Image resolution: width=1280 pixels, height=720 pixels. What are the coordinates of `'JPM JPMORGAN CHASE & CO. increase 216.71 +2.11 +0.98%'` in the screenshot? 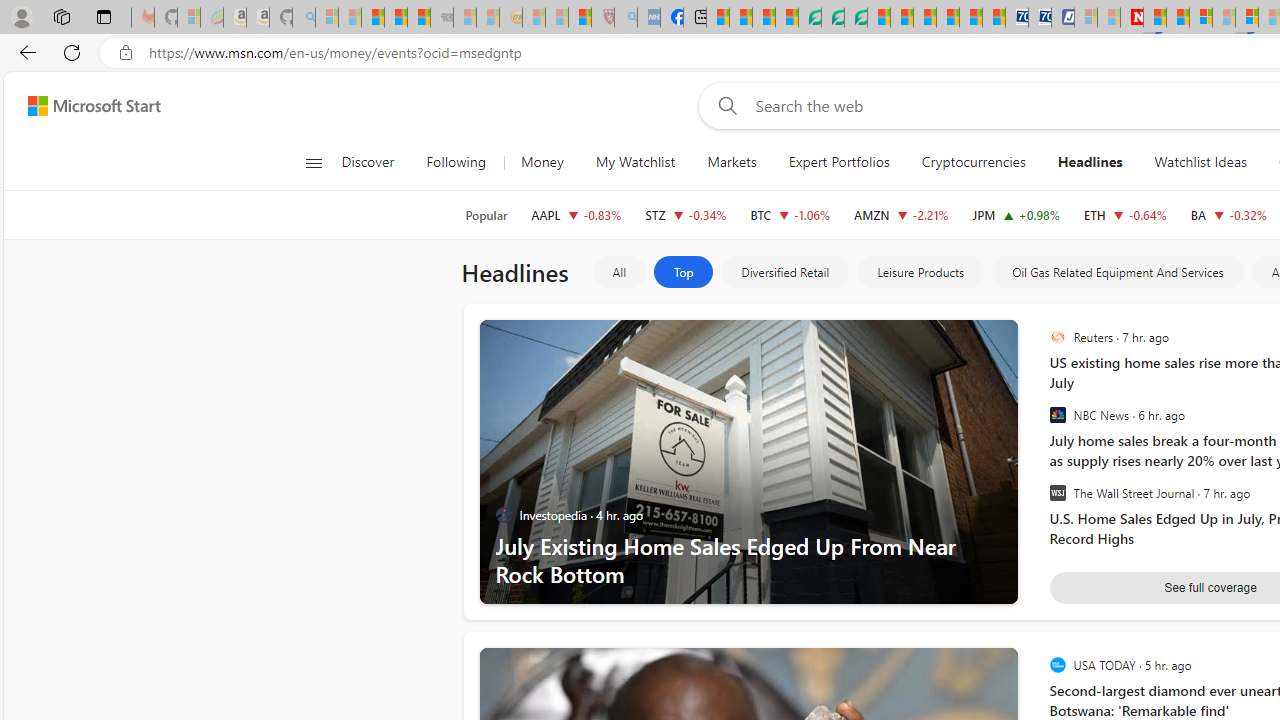 It's located at (1016, 214).